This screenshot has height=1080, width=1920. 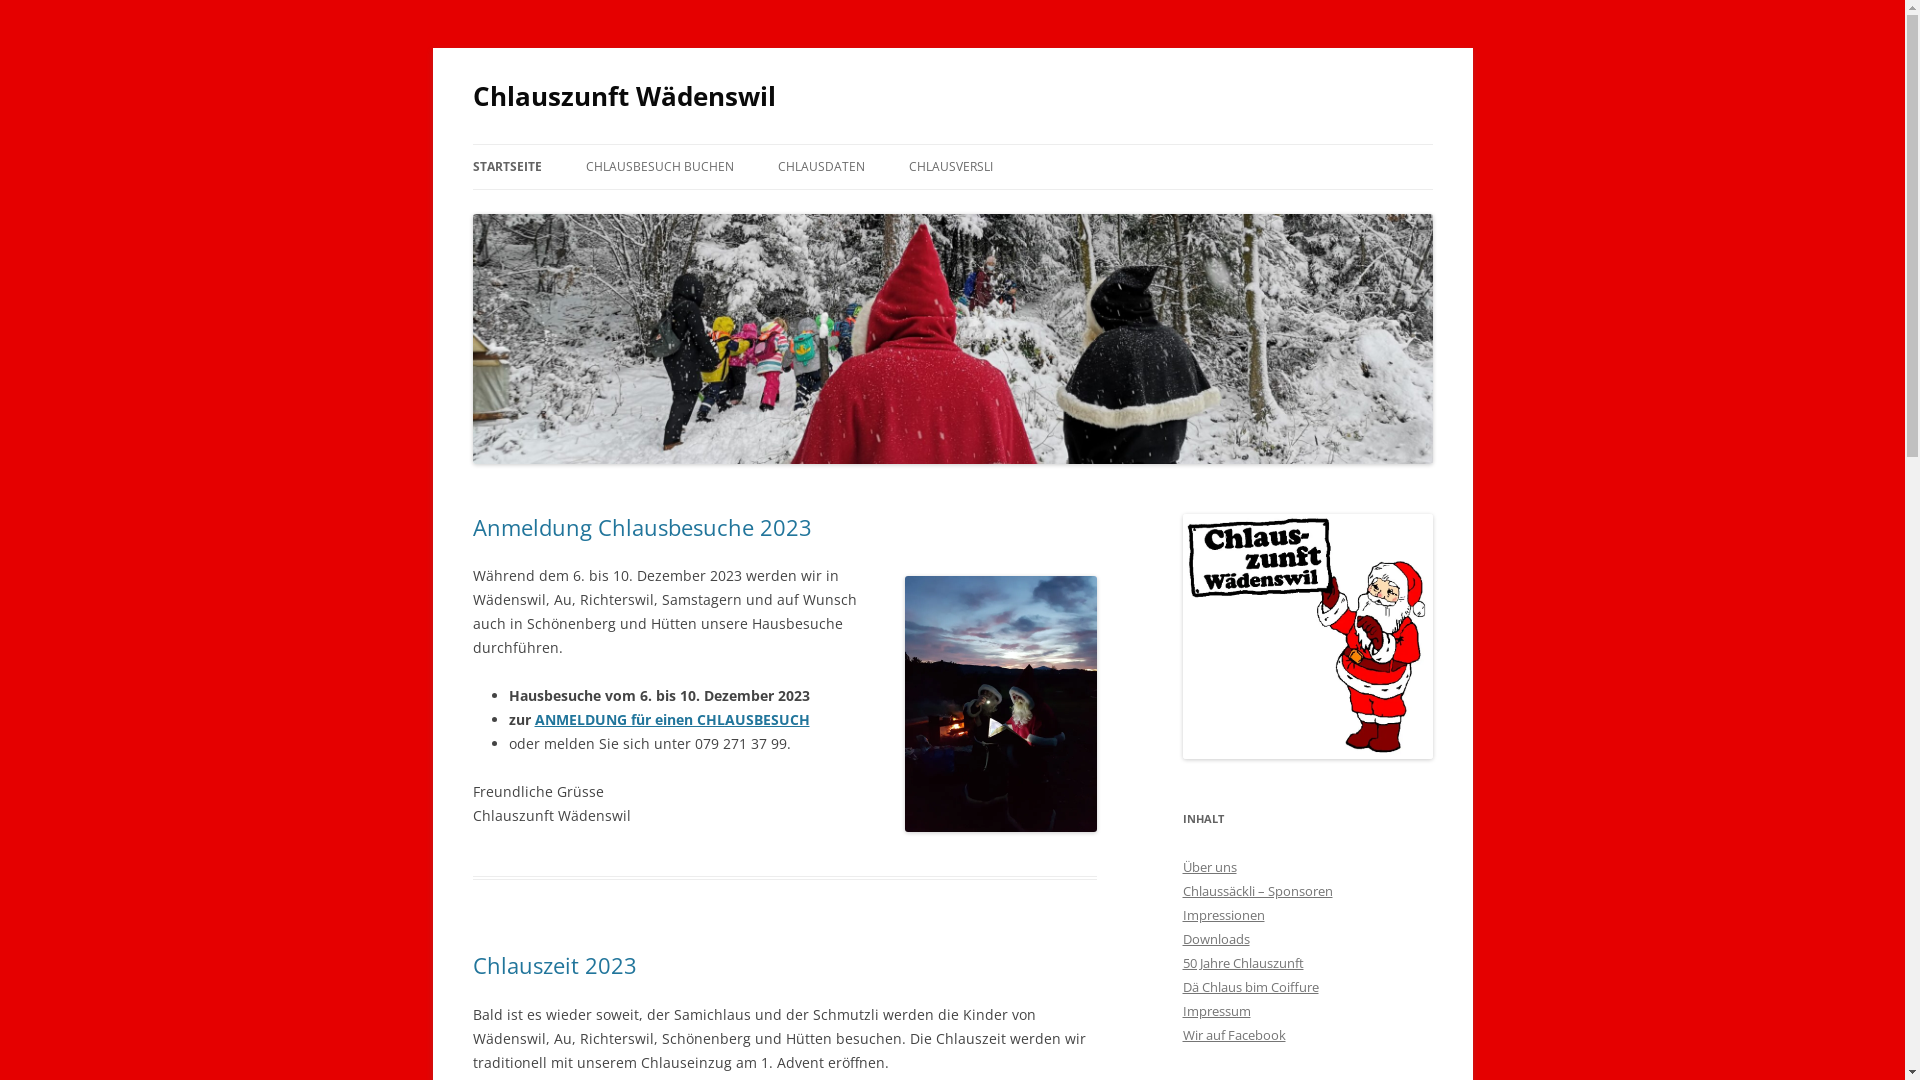 I want to click on 'Anmeldung Chlausbesuche 2023', so click(x=641, y=526).